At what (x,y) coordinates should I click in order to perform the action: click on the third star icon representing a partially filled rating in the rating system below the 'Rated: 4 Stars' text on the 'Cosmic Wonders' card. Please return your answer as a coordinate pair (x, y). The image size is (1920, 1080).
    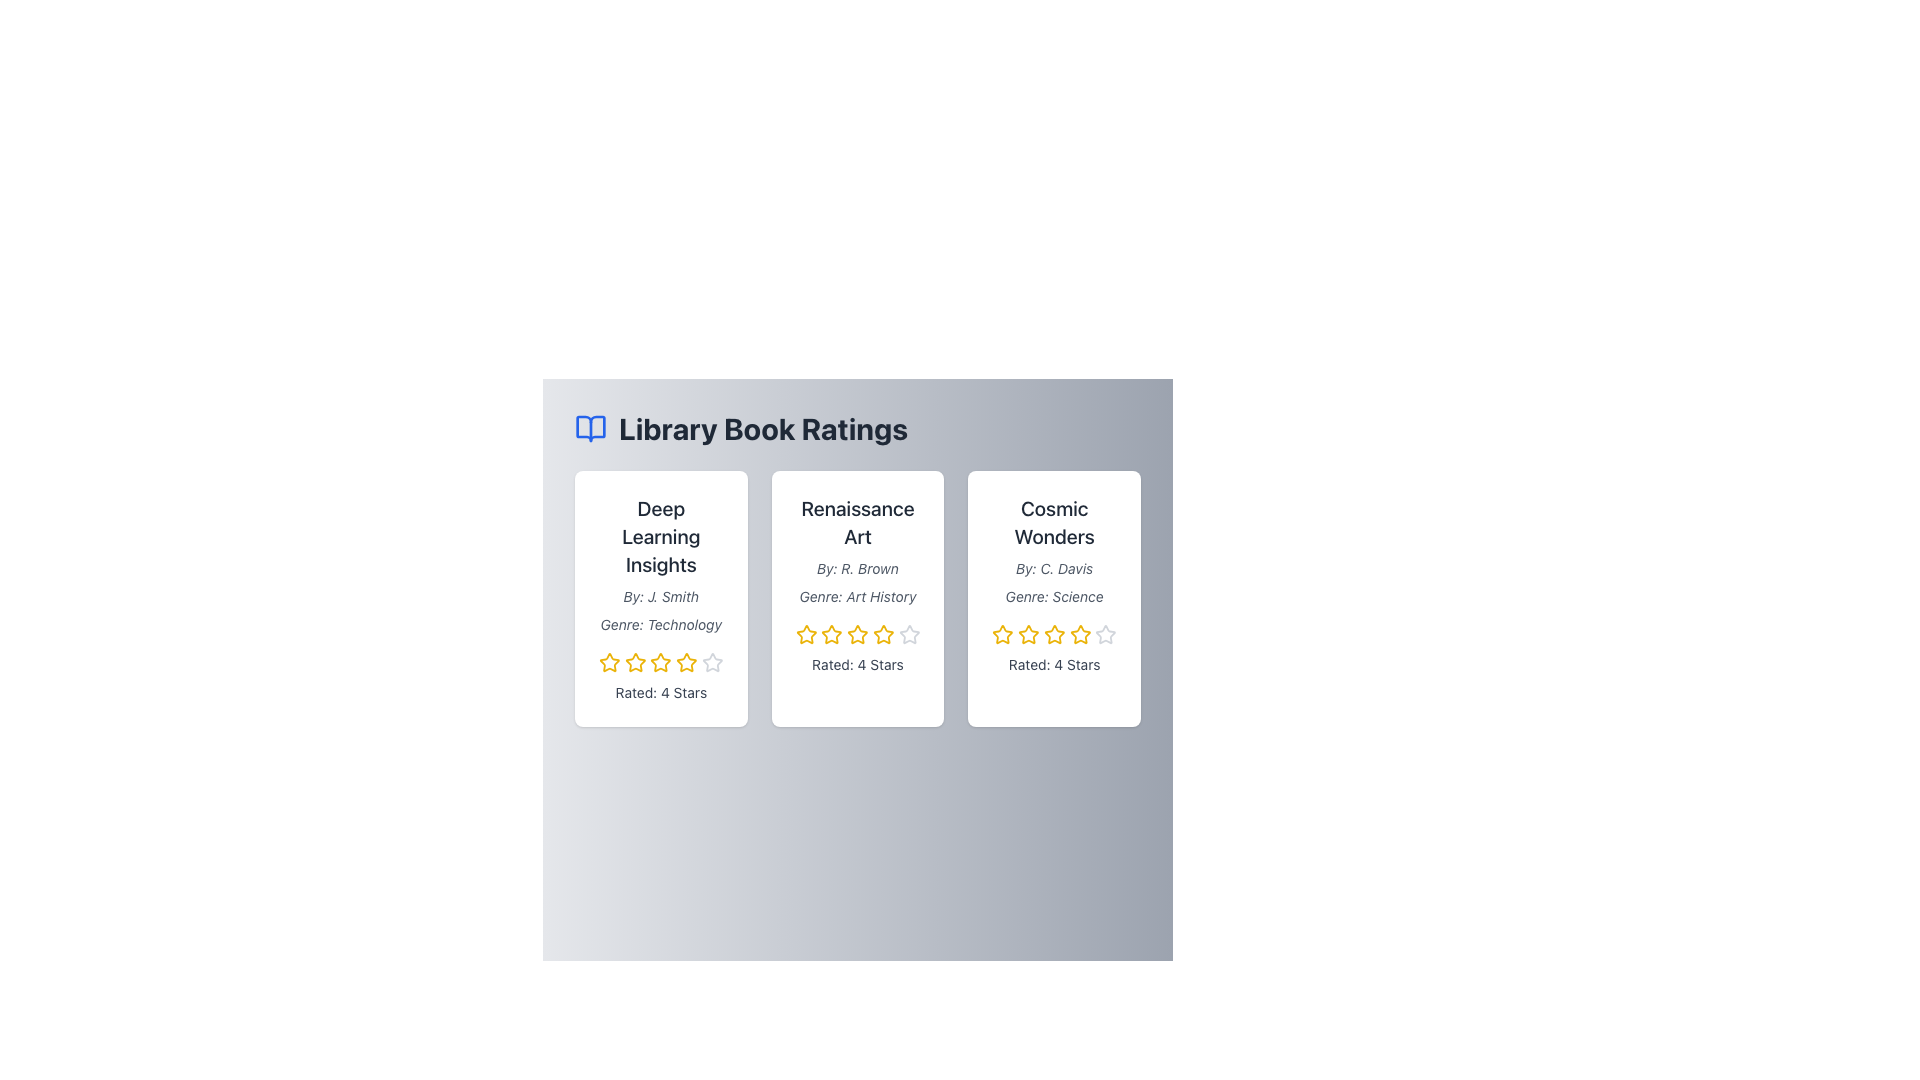
    Looking at the image, I should click on (1079, 634).